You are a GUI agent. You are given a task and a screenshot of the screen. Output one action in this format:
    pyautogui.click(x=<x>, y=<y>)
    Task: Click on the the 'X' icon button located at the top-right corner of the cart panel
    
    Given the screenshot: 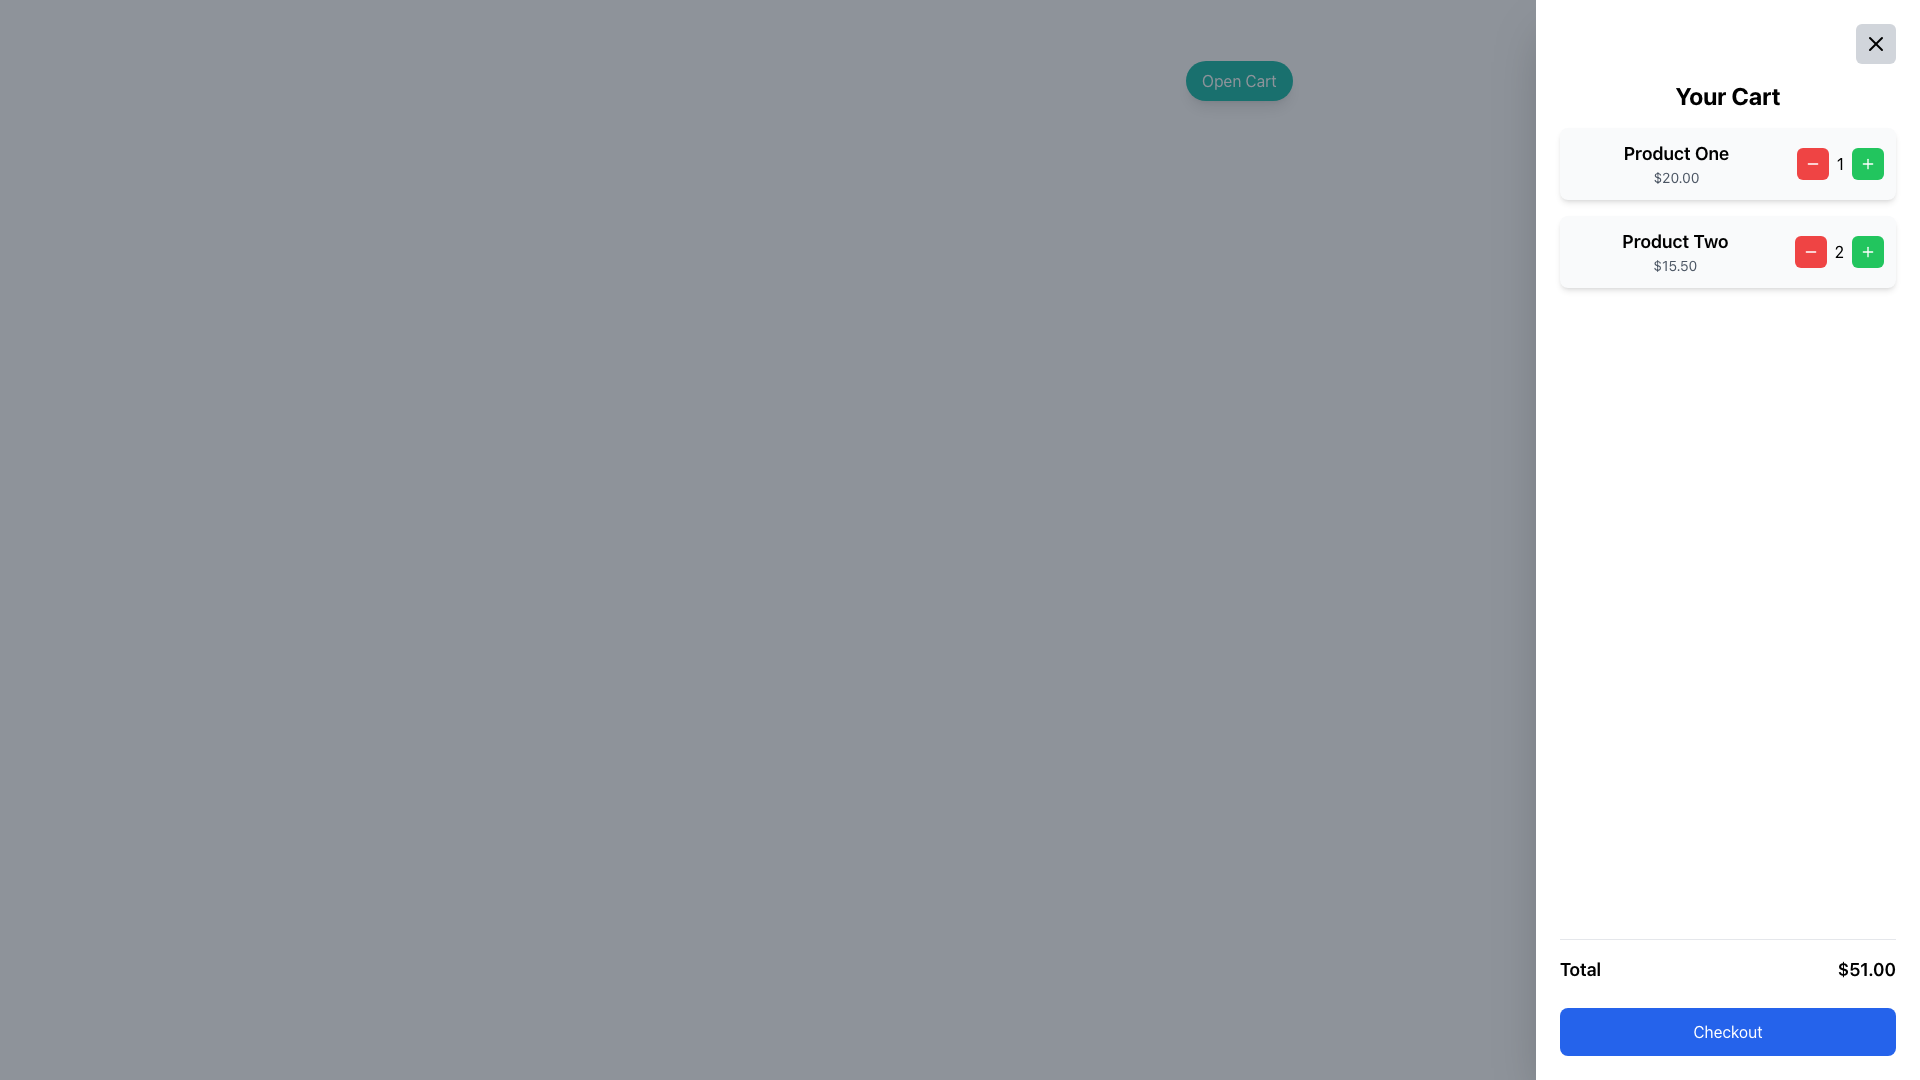 What is the action you would take?
    pyautogui.click(x=1875, y=43)
    